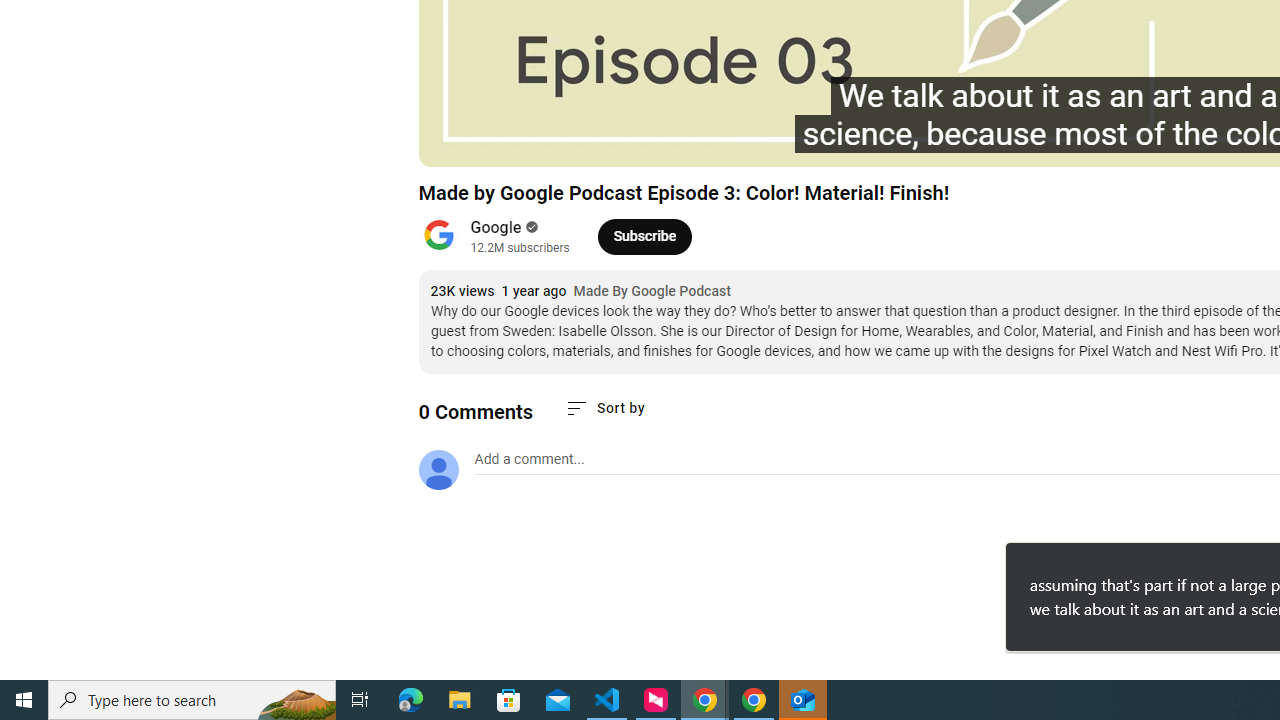 The height and width of the screenshot is (720, 1280). Describe the element at coordinates (359, 698) in the screenshot. I see `'Task View'` at that location.